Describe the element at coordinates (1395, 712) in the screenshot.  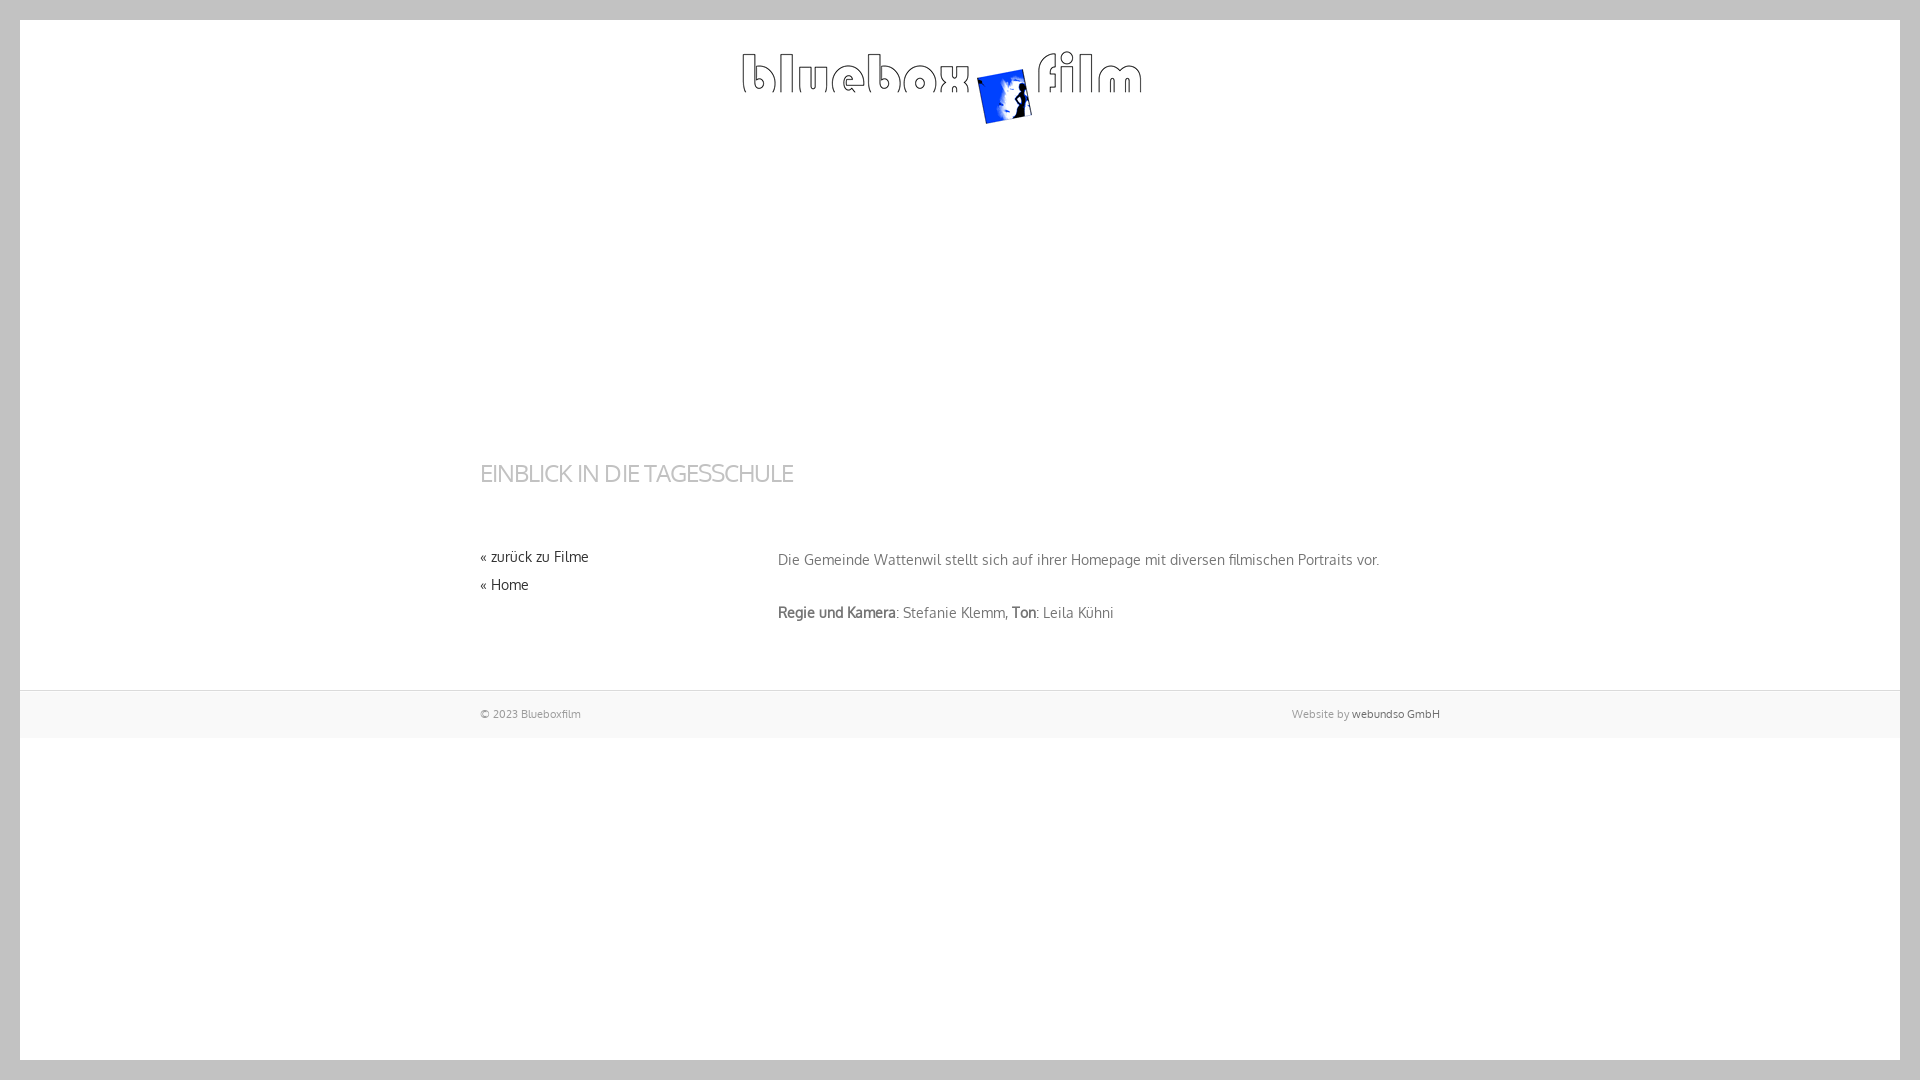
I see `'webundso GmbH'` at that location.